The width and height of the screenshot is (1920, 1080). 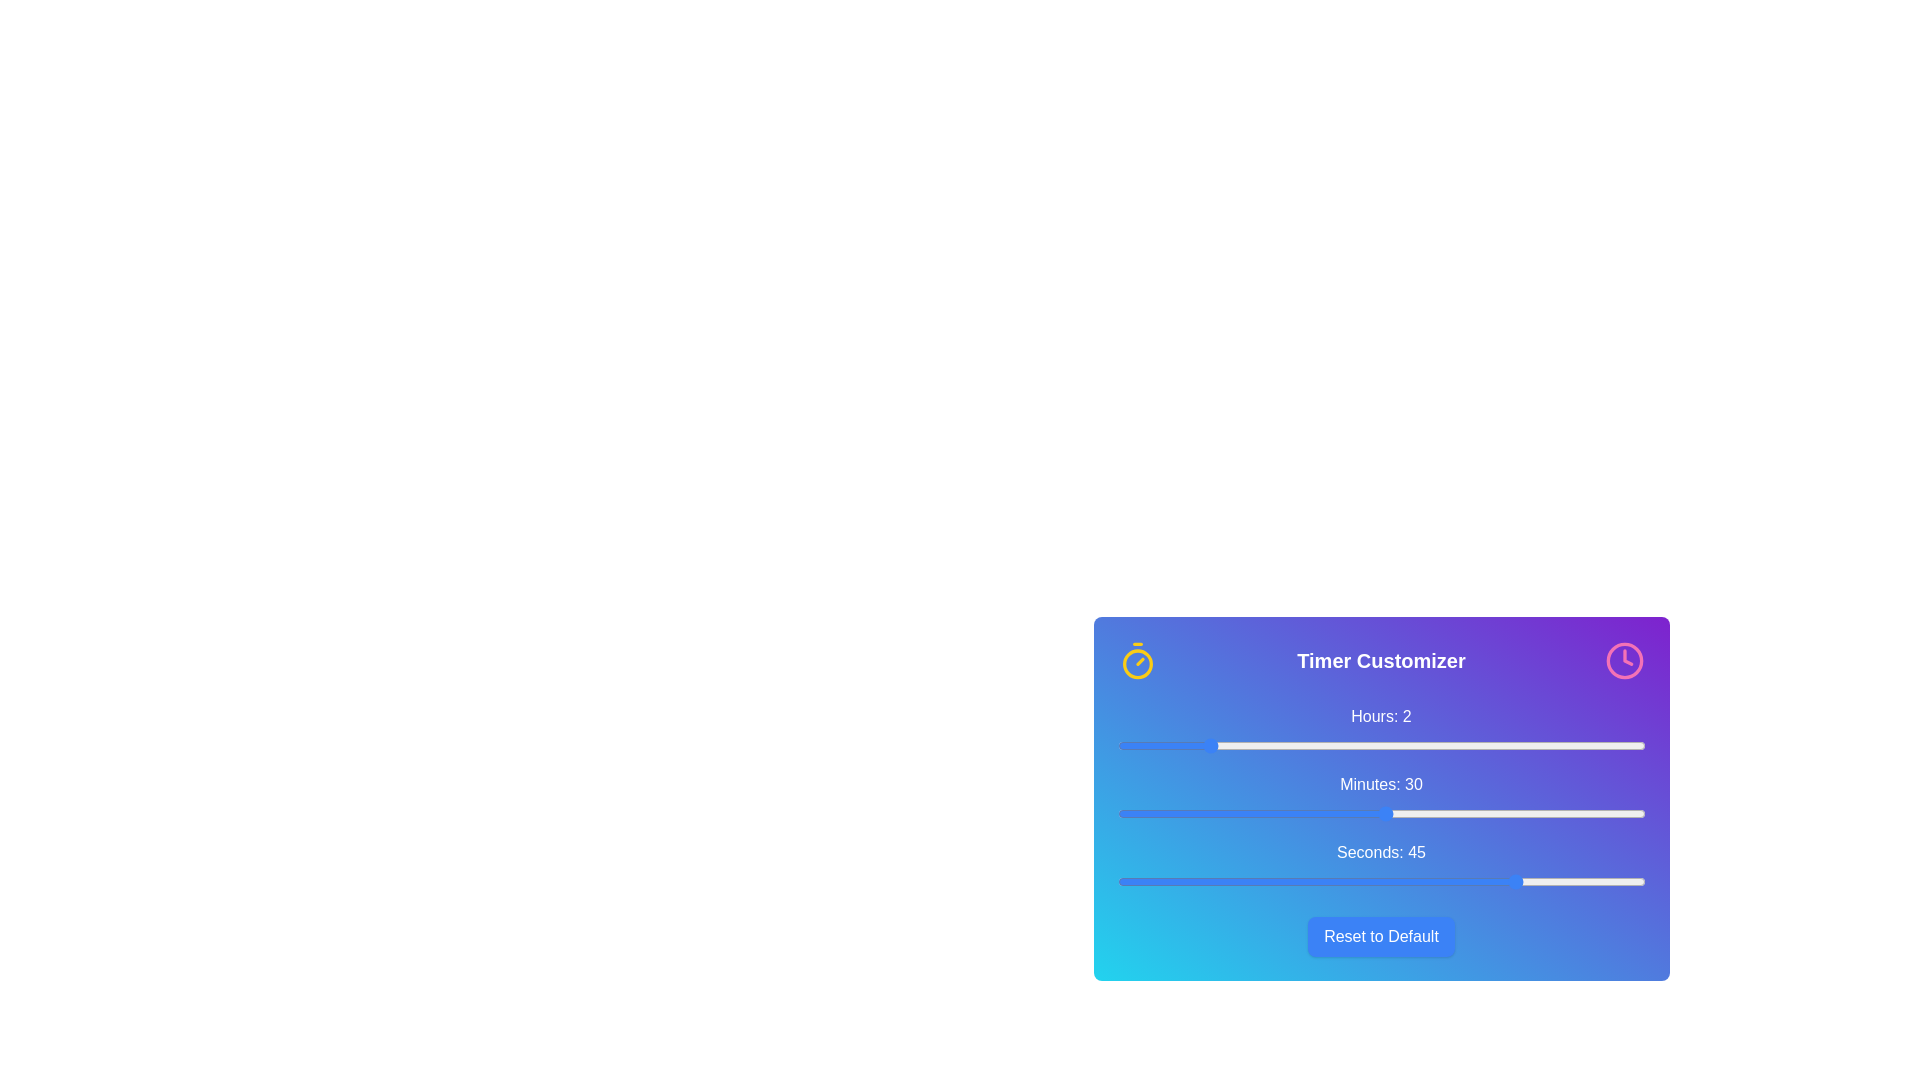 I want to click on the 'minutes' slider to set the value to 55, so click(x=1609, y=813).